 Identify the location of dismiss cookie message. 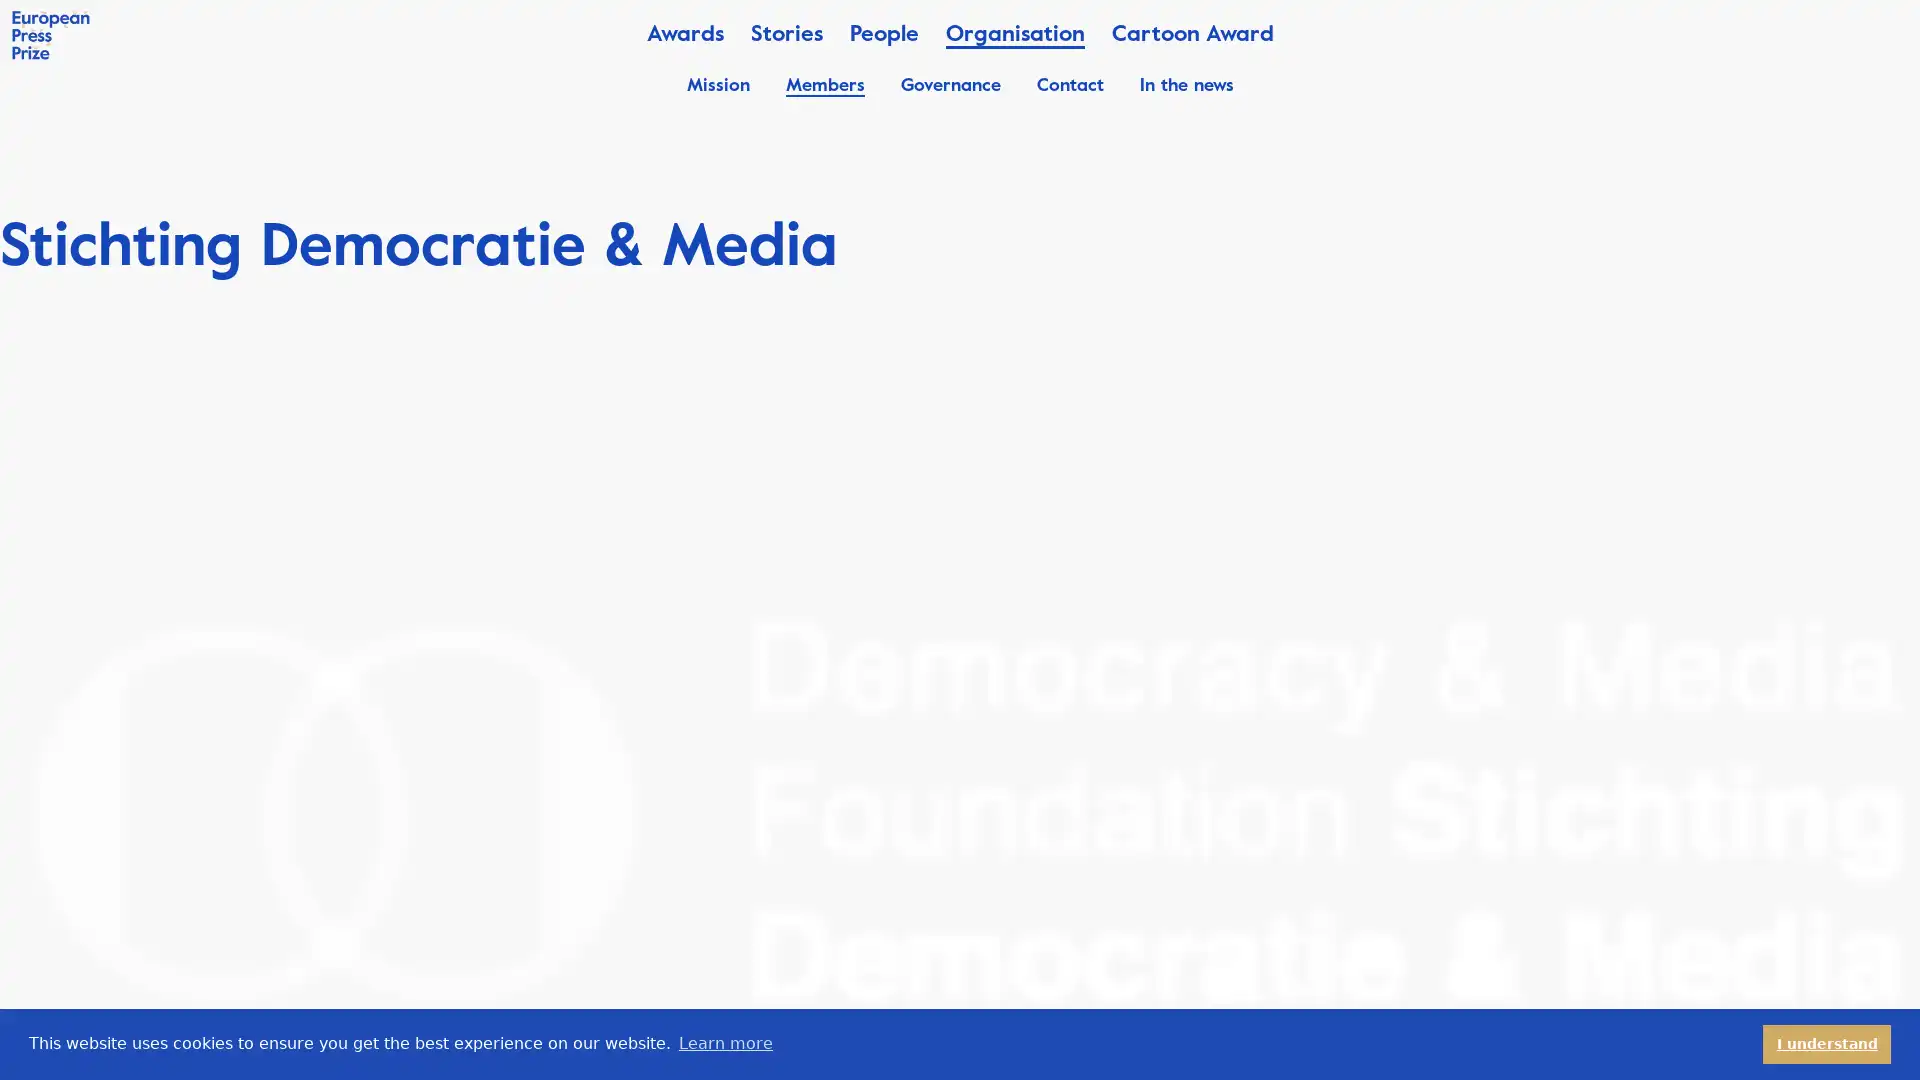
(1827, 1043).